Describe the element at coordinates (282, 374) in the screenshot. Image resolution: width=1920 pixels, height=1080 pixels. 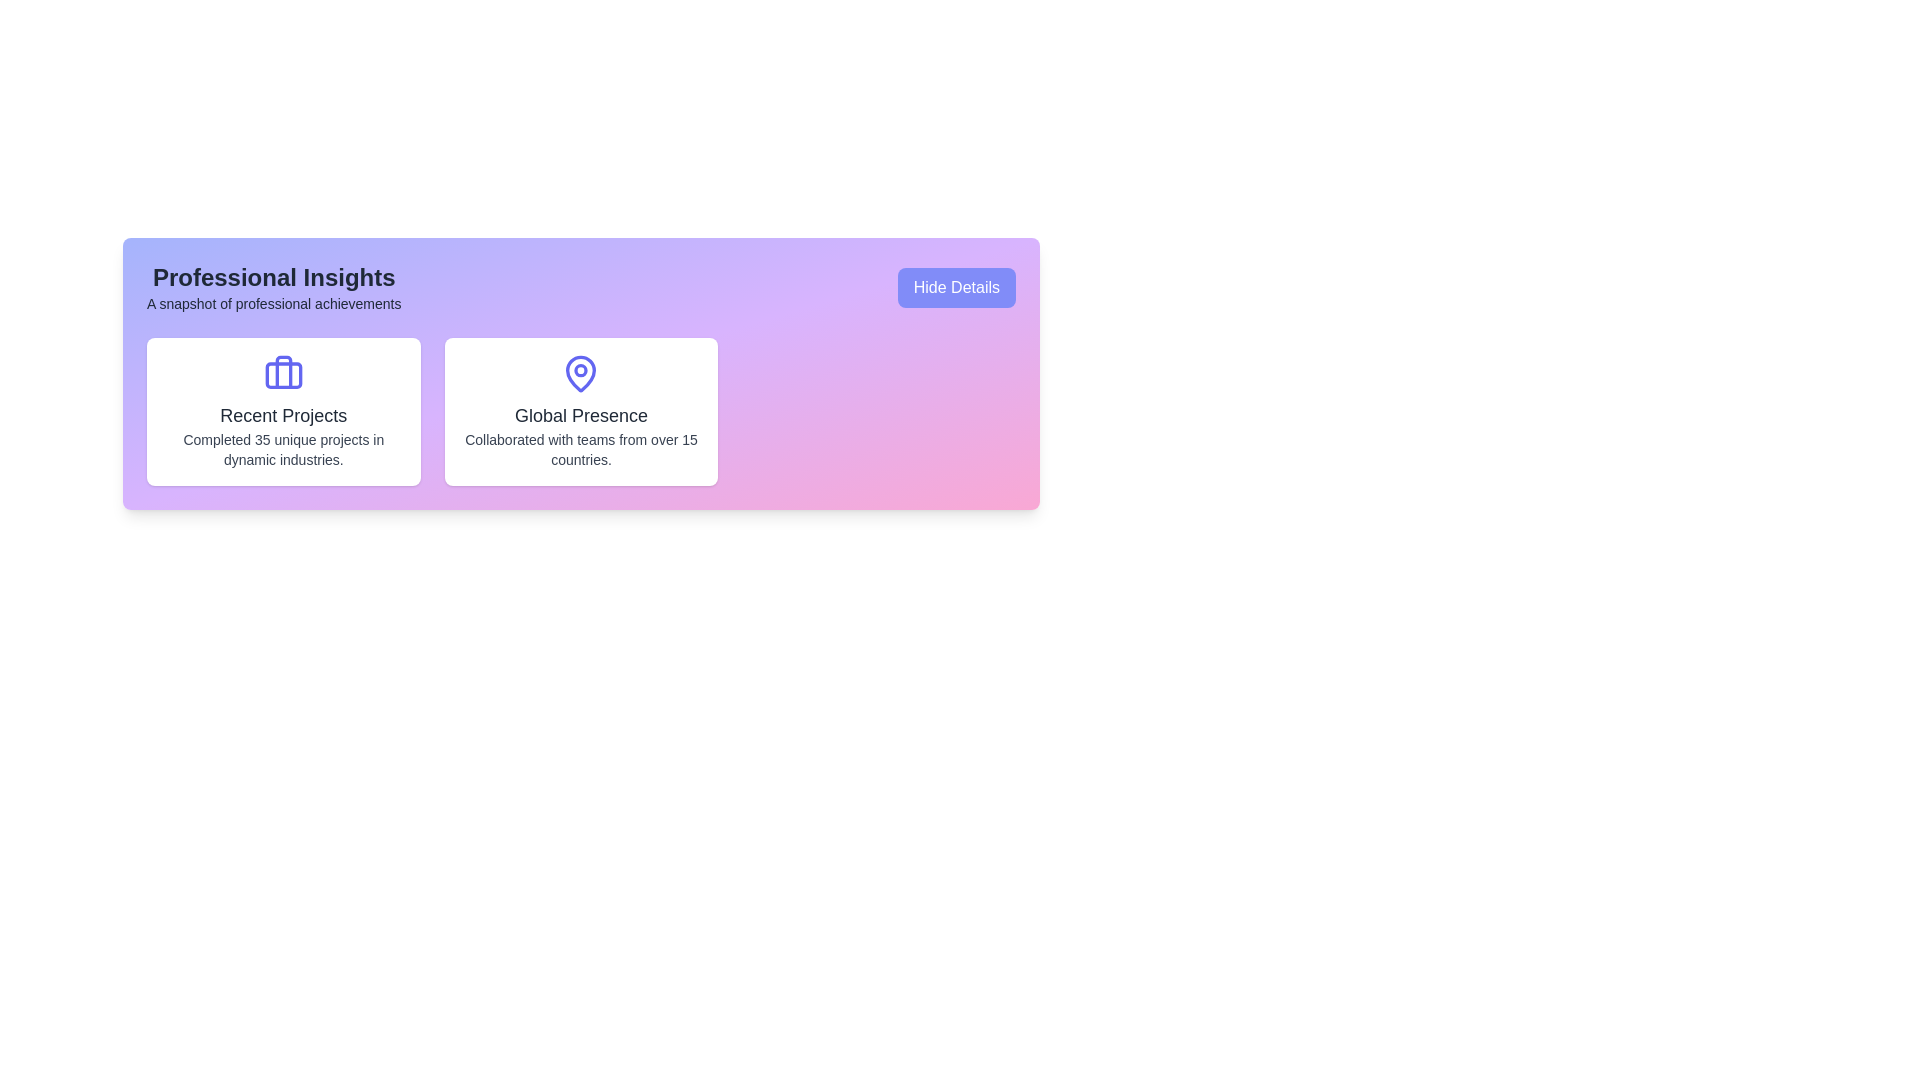
I see `the decorative icon that signifies 'projects' located near the center of the left white card in the 'Professional Insights' section, above the 'Recent Projects' title` at that location.